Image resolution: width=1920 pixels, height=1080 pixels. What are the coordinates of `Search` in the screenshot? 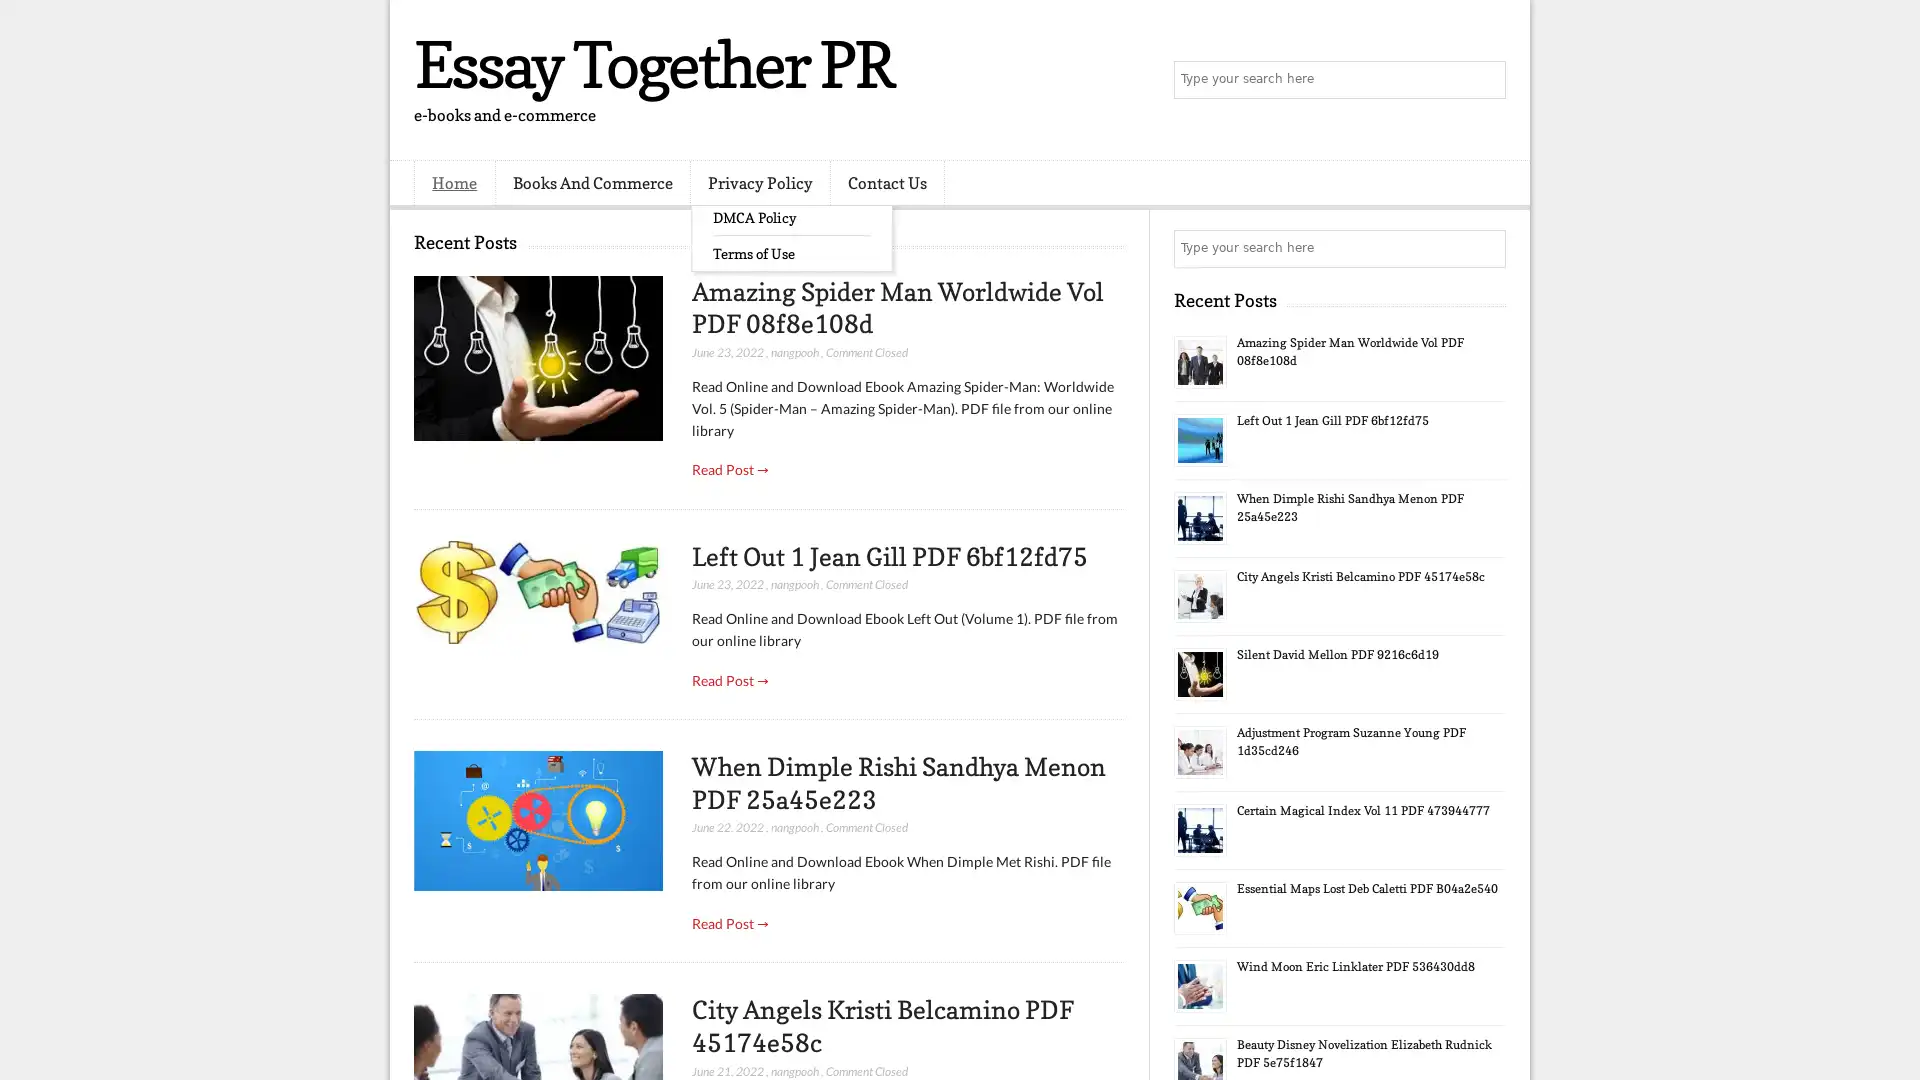 It's located at (1485, 248).